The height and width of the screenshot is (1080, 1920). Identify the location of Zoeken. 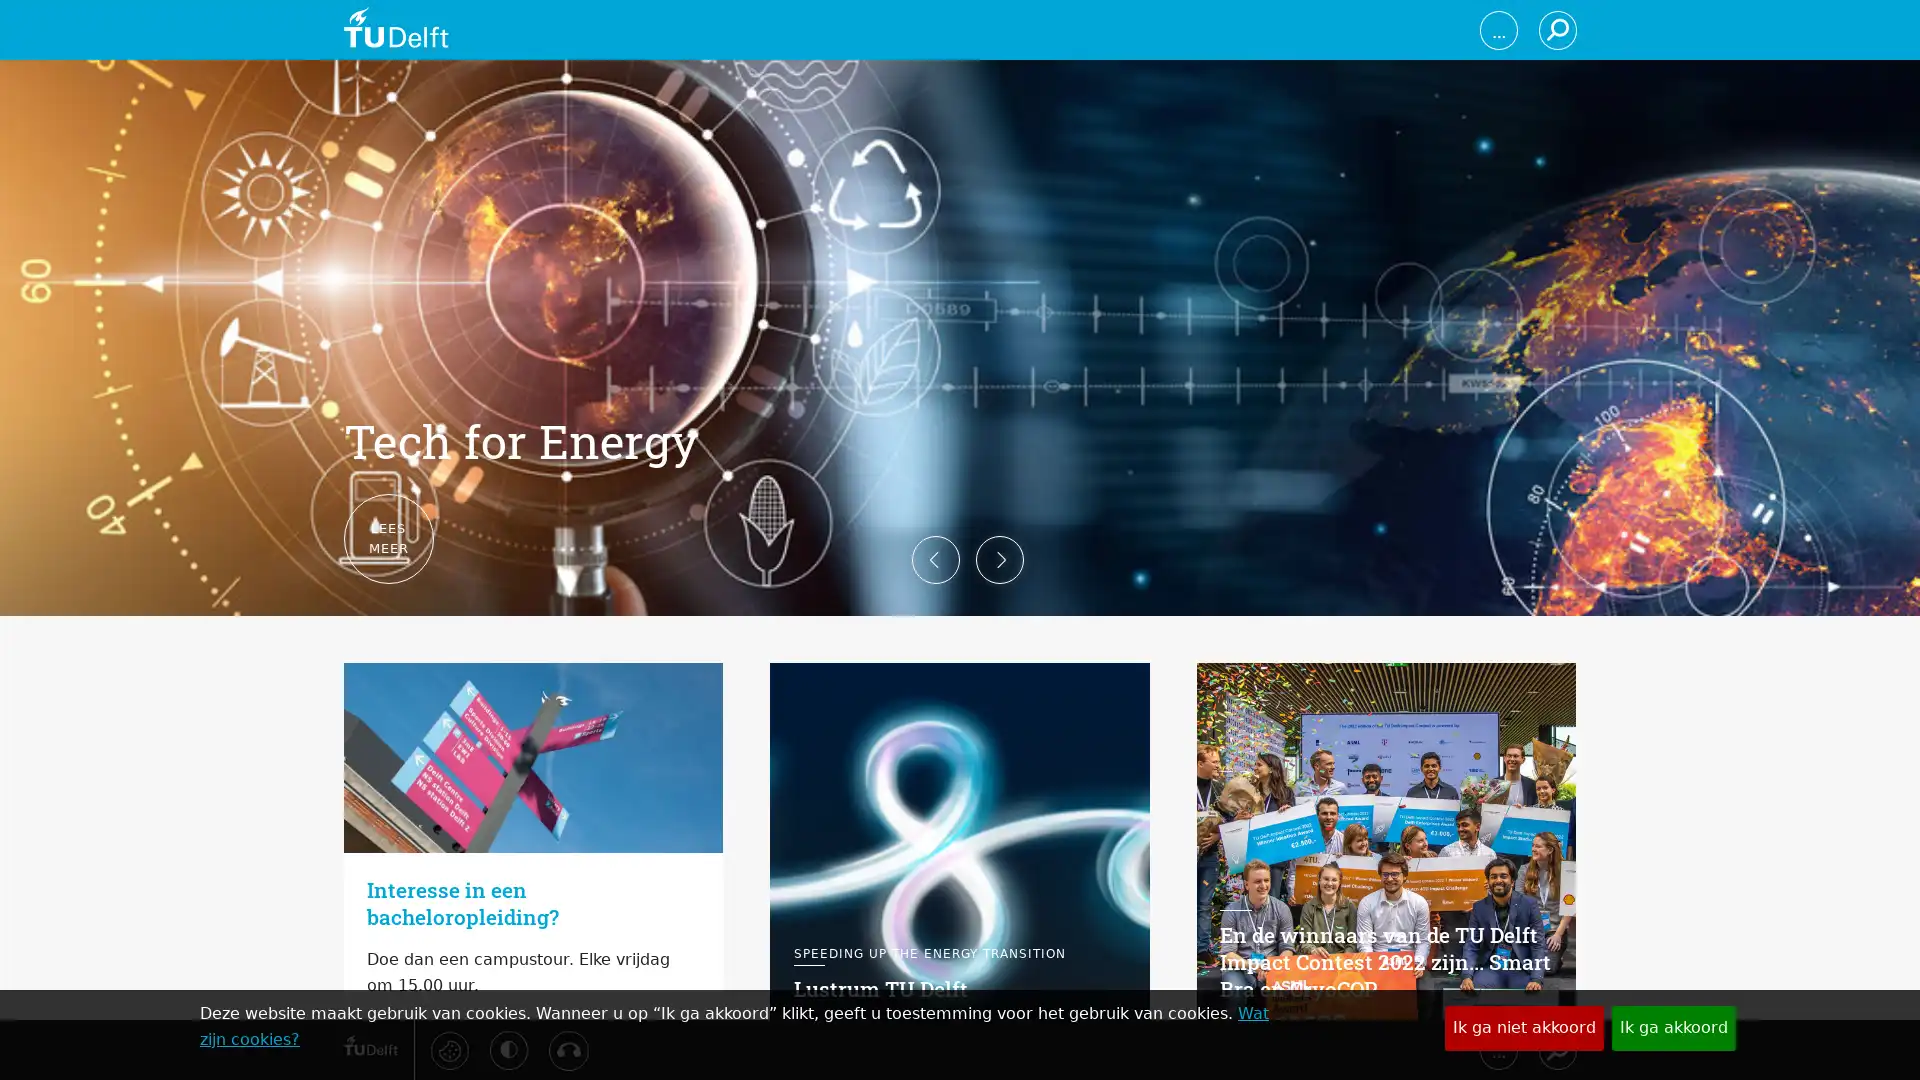
(1555, 1048).